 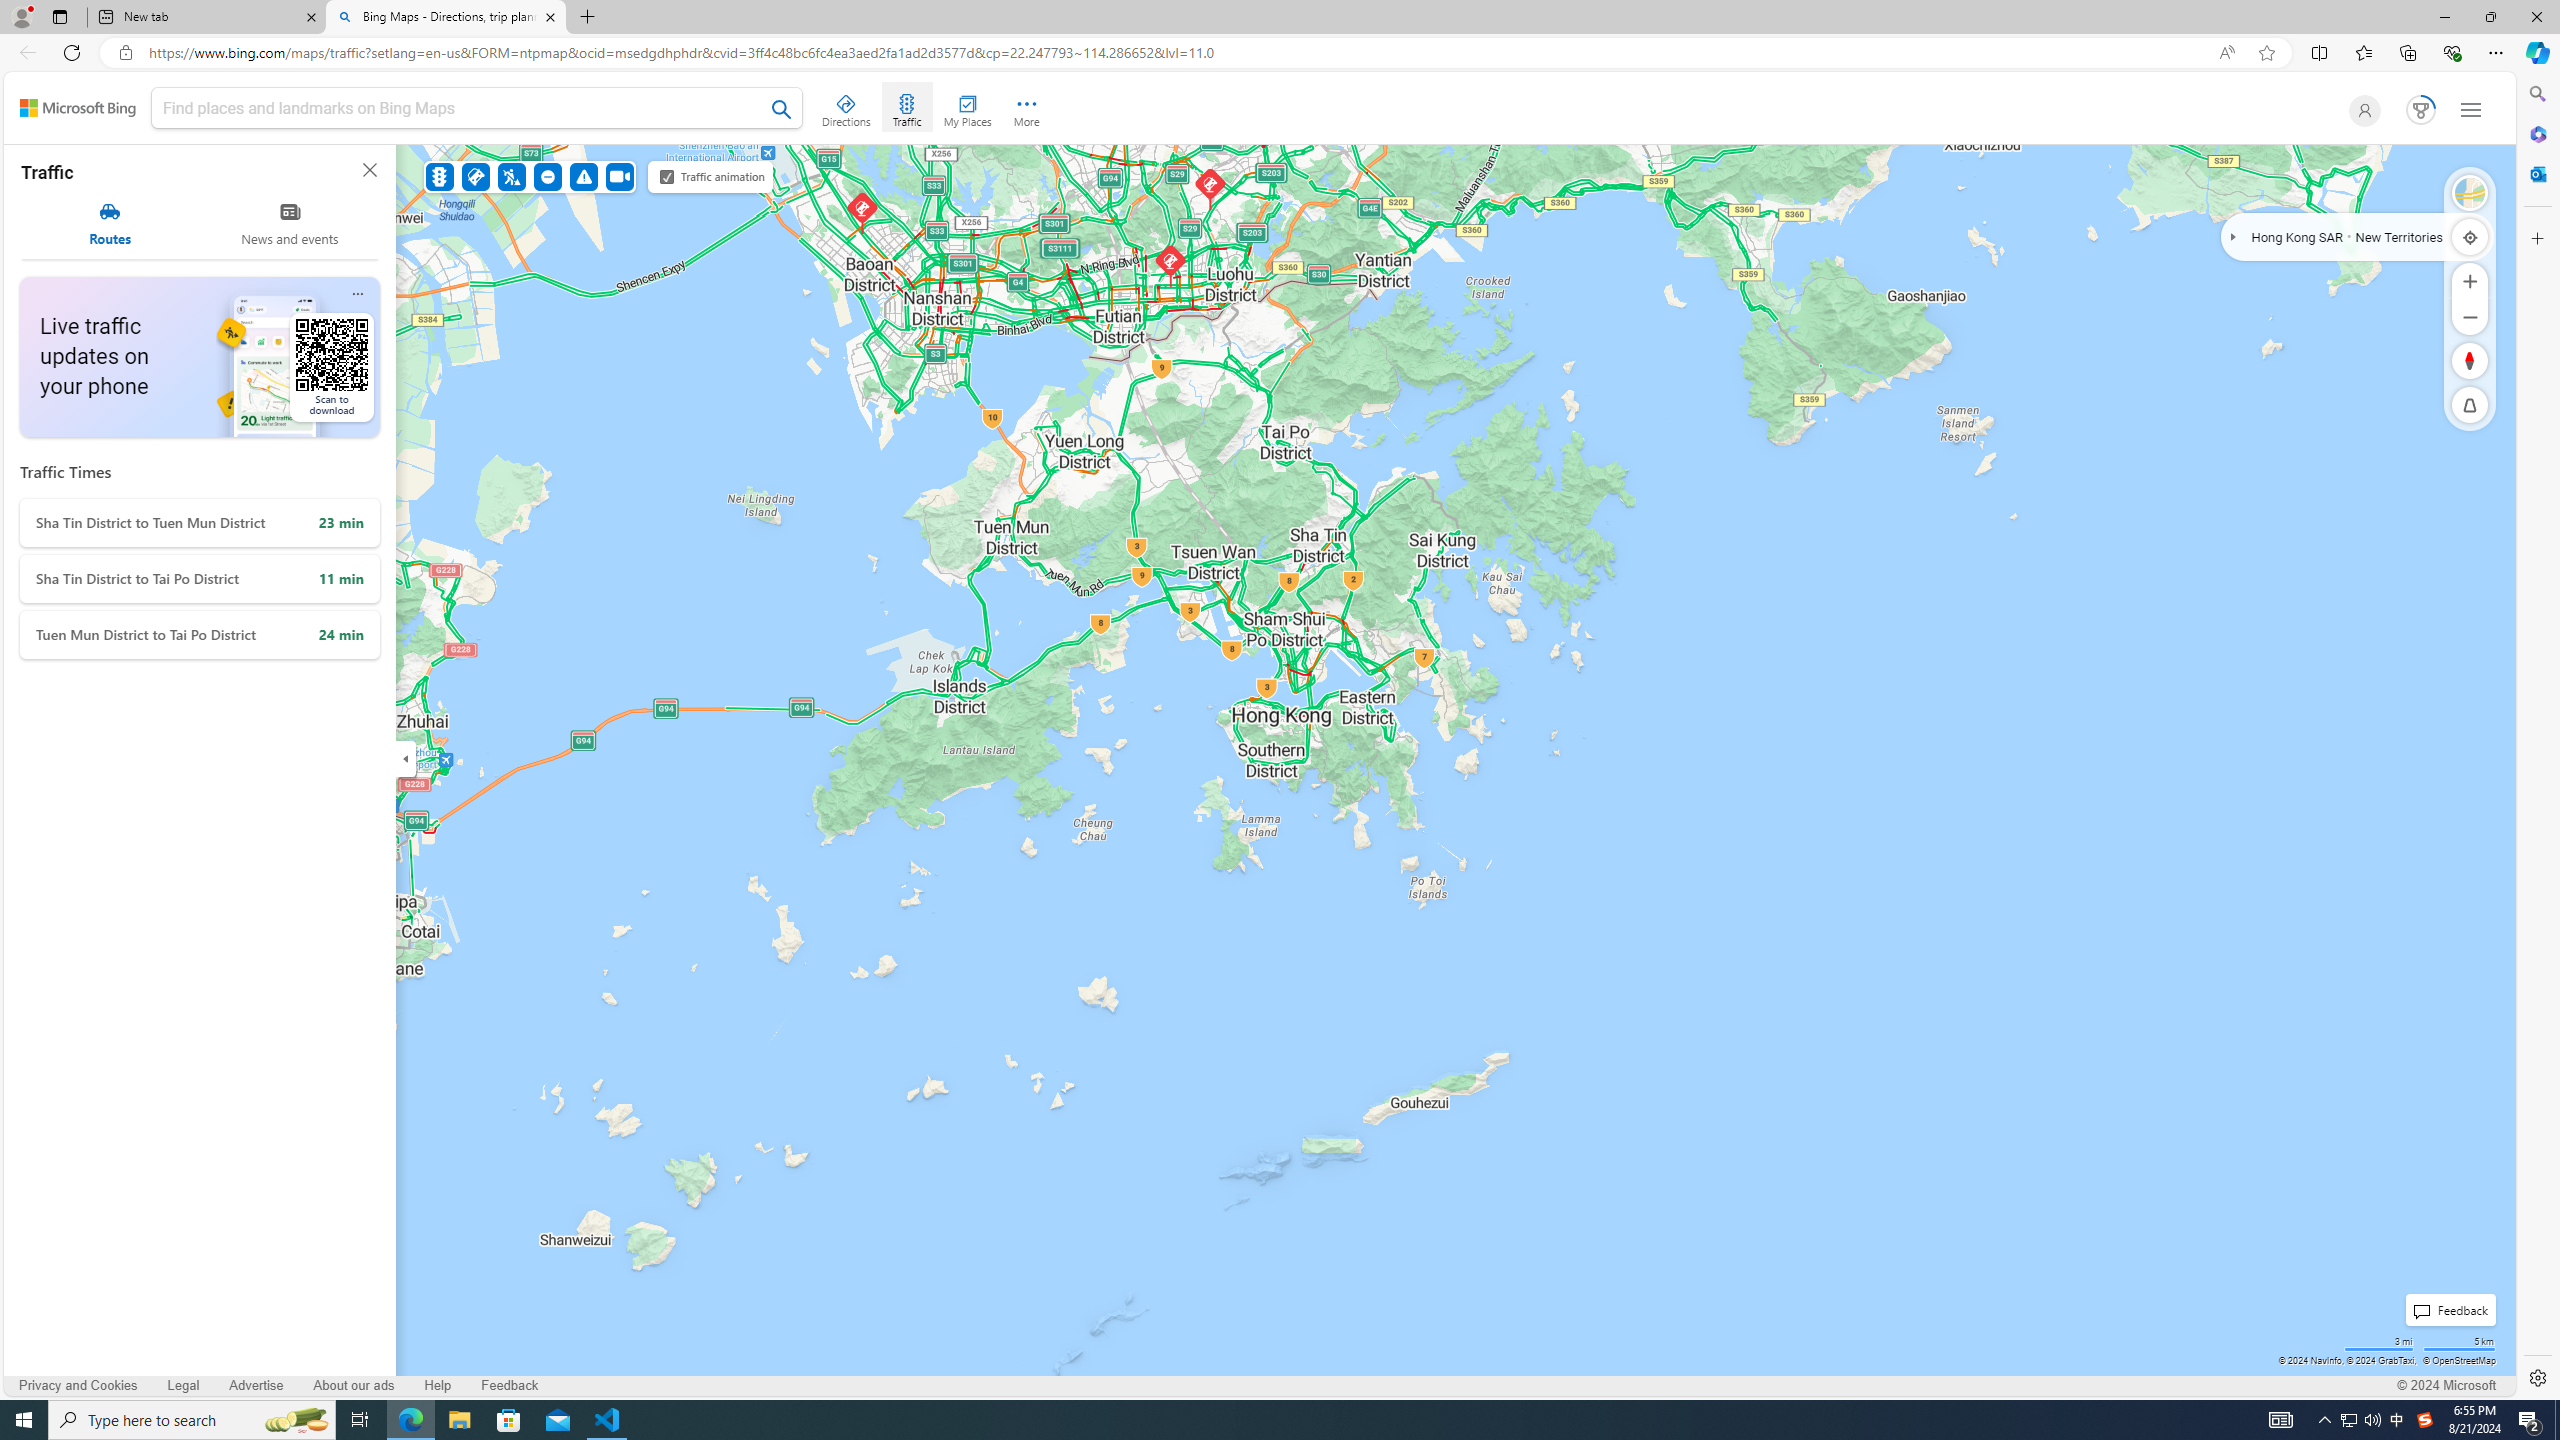 What do you see at coordinates (583, 176) in the screenshot?
I see `'Miscellaneous incidents'` at bounding box center [583, 176].